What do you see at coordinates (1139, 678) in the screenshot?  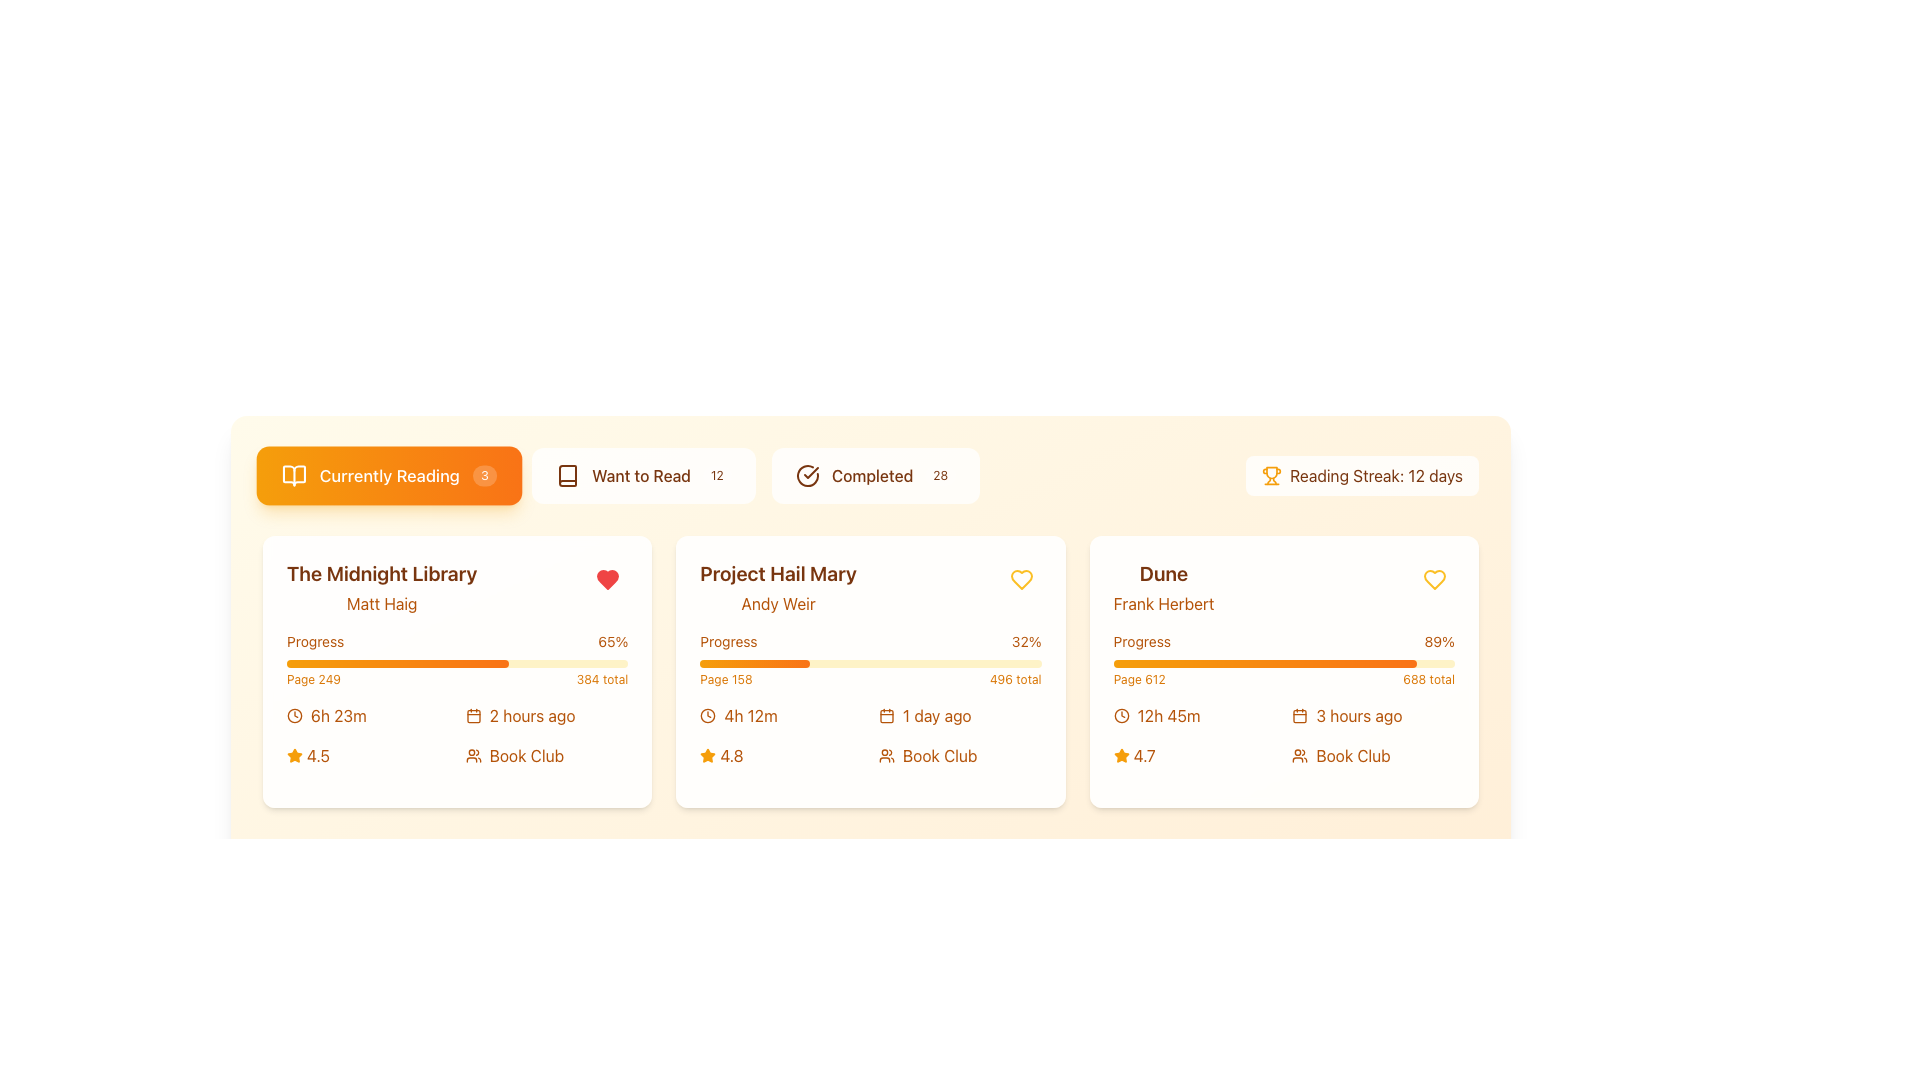 I see `the static text indicating the current page number in the book 'Dune', located on the bottom-right card in the progress section, to the left of the progress bar` at bounding box center [1139, 678].